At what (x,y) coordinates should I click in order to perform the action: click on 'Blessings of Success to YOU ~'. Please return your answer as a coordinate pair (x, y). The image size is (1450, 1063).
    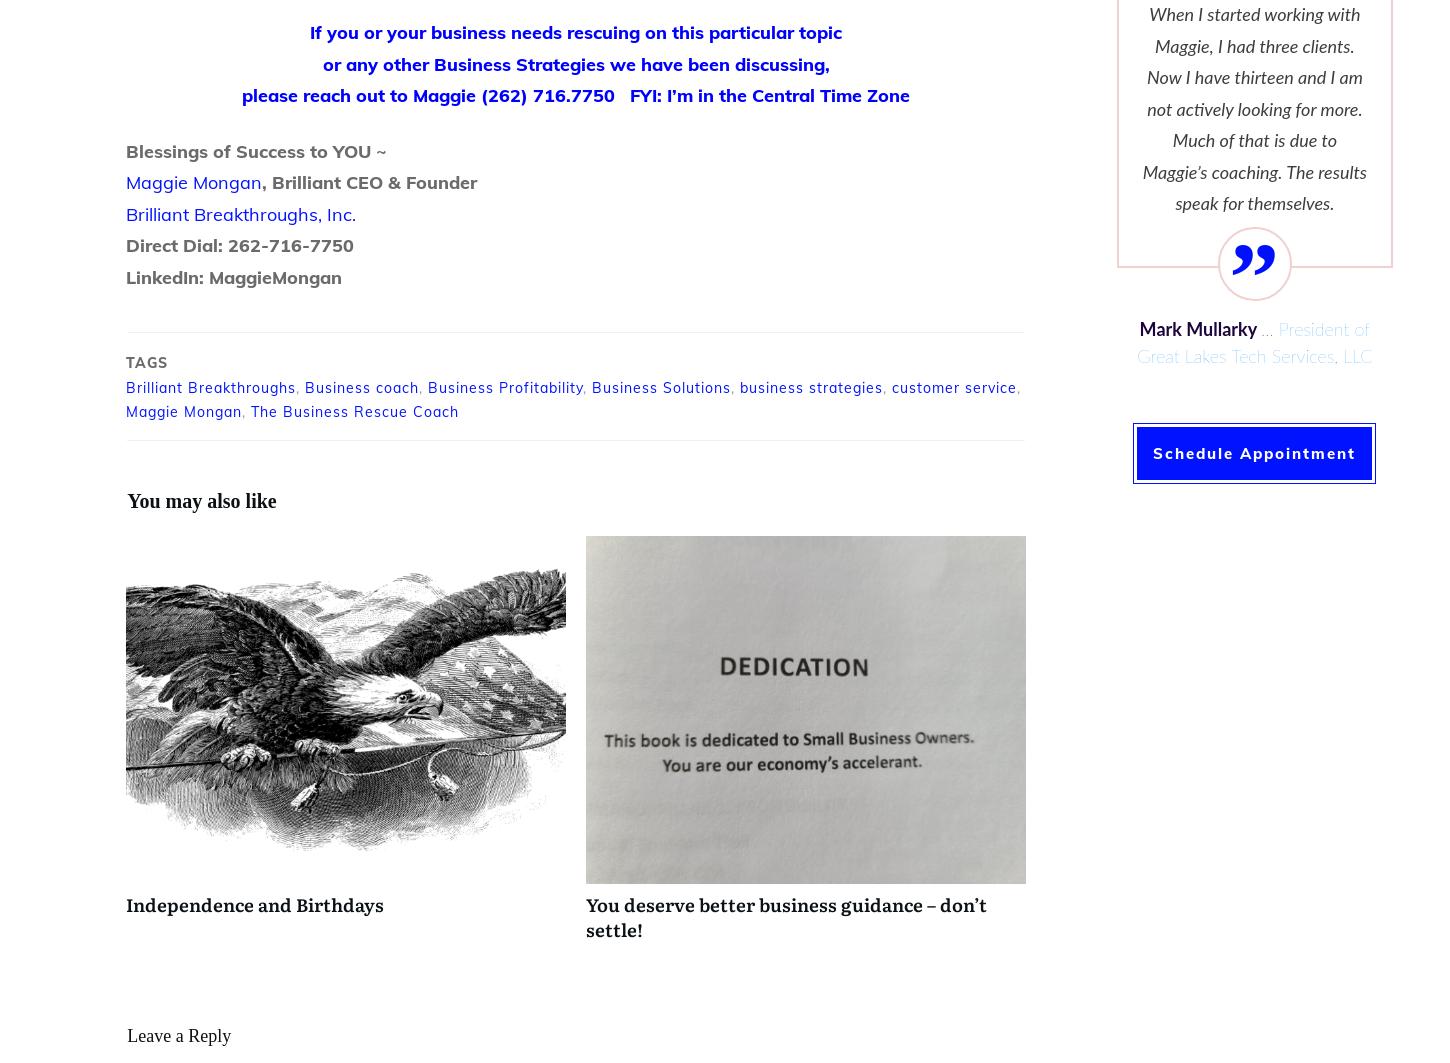
    Looking at the image, I should click on (256, 150).